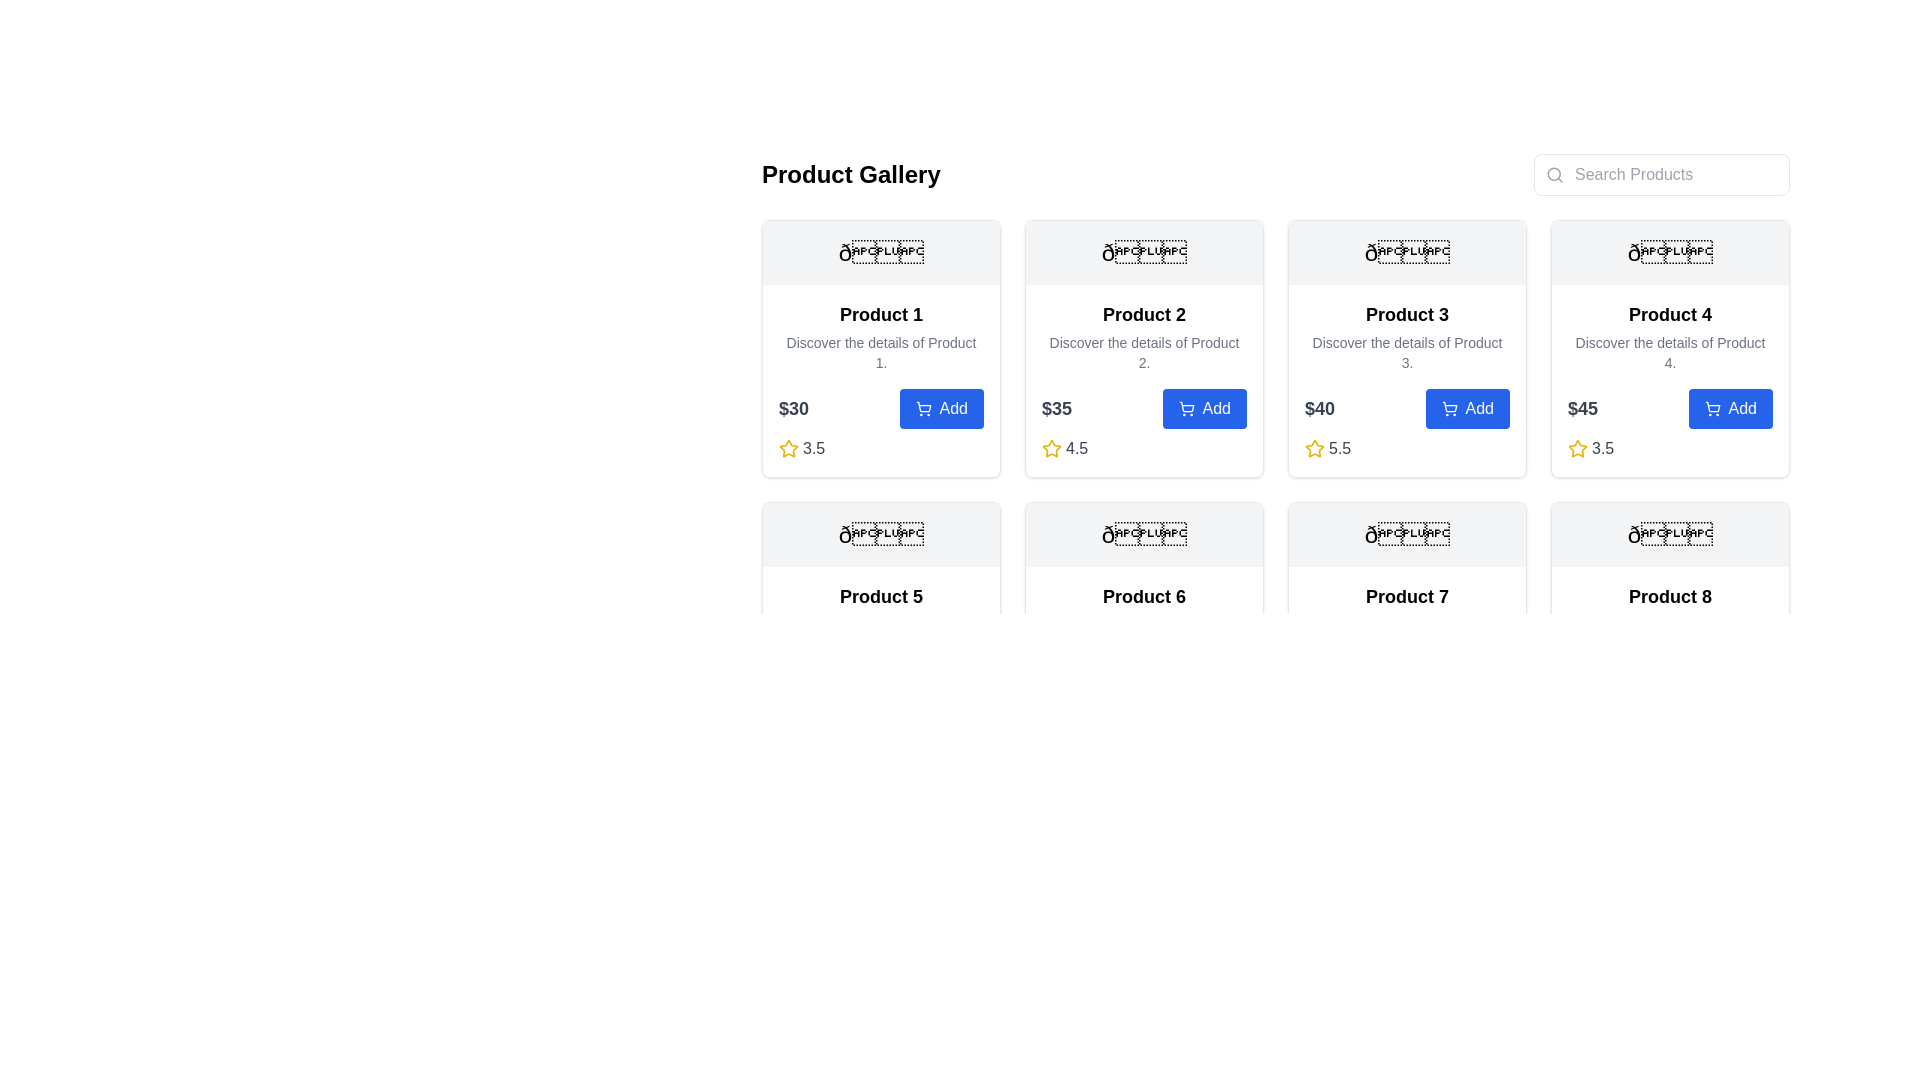 Image resolution: width=1920 pixels, height=1080 pixels. Describe the element at coordinates (1050, 447) in the screenshot. I see `the yellow outlined star icon associated with the 4.5 rating of the second product in the gallery` at that location.